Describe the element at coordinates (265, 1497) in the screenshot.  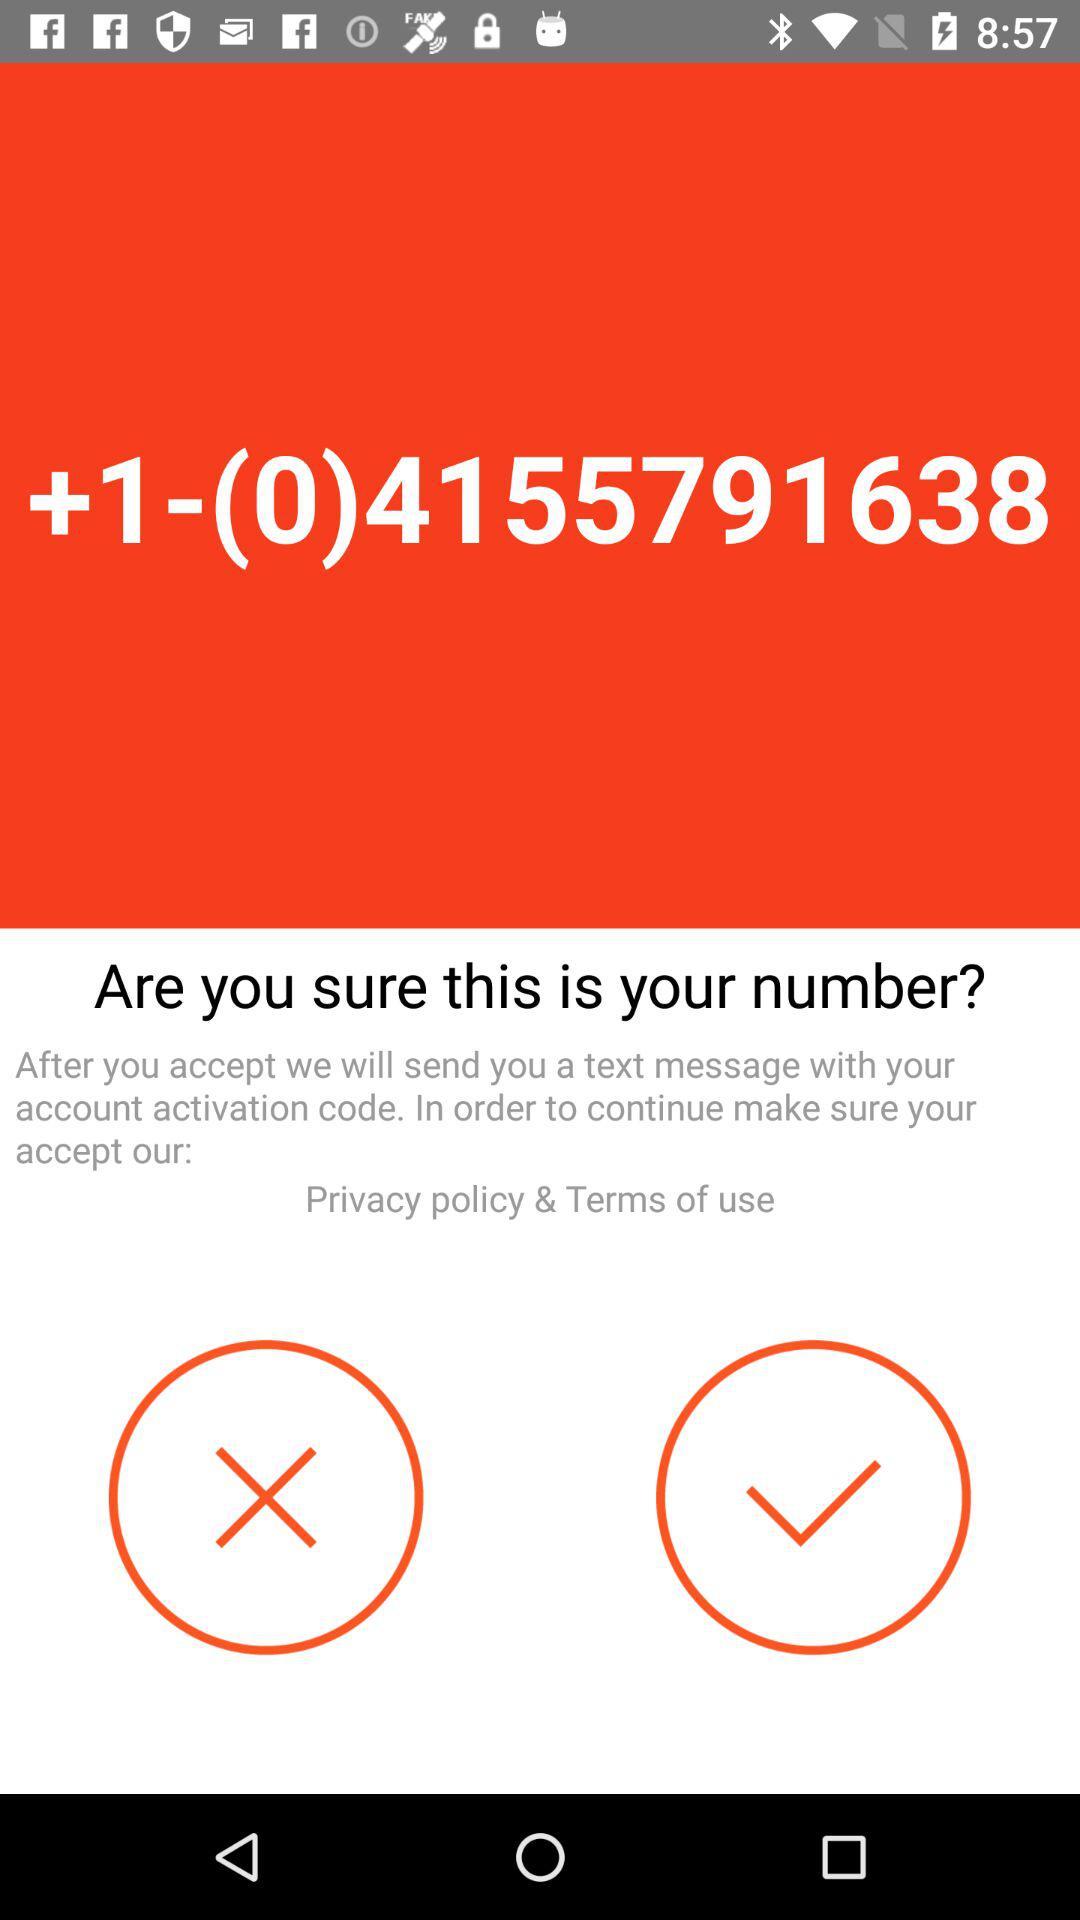
I see `decline the correct number typed` at that location.